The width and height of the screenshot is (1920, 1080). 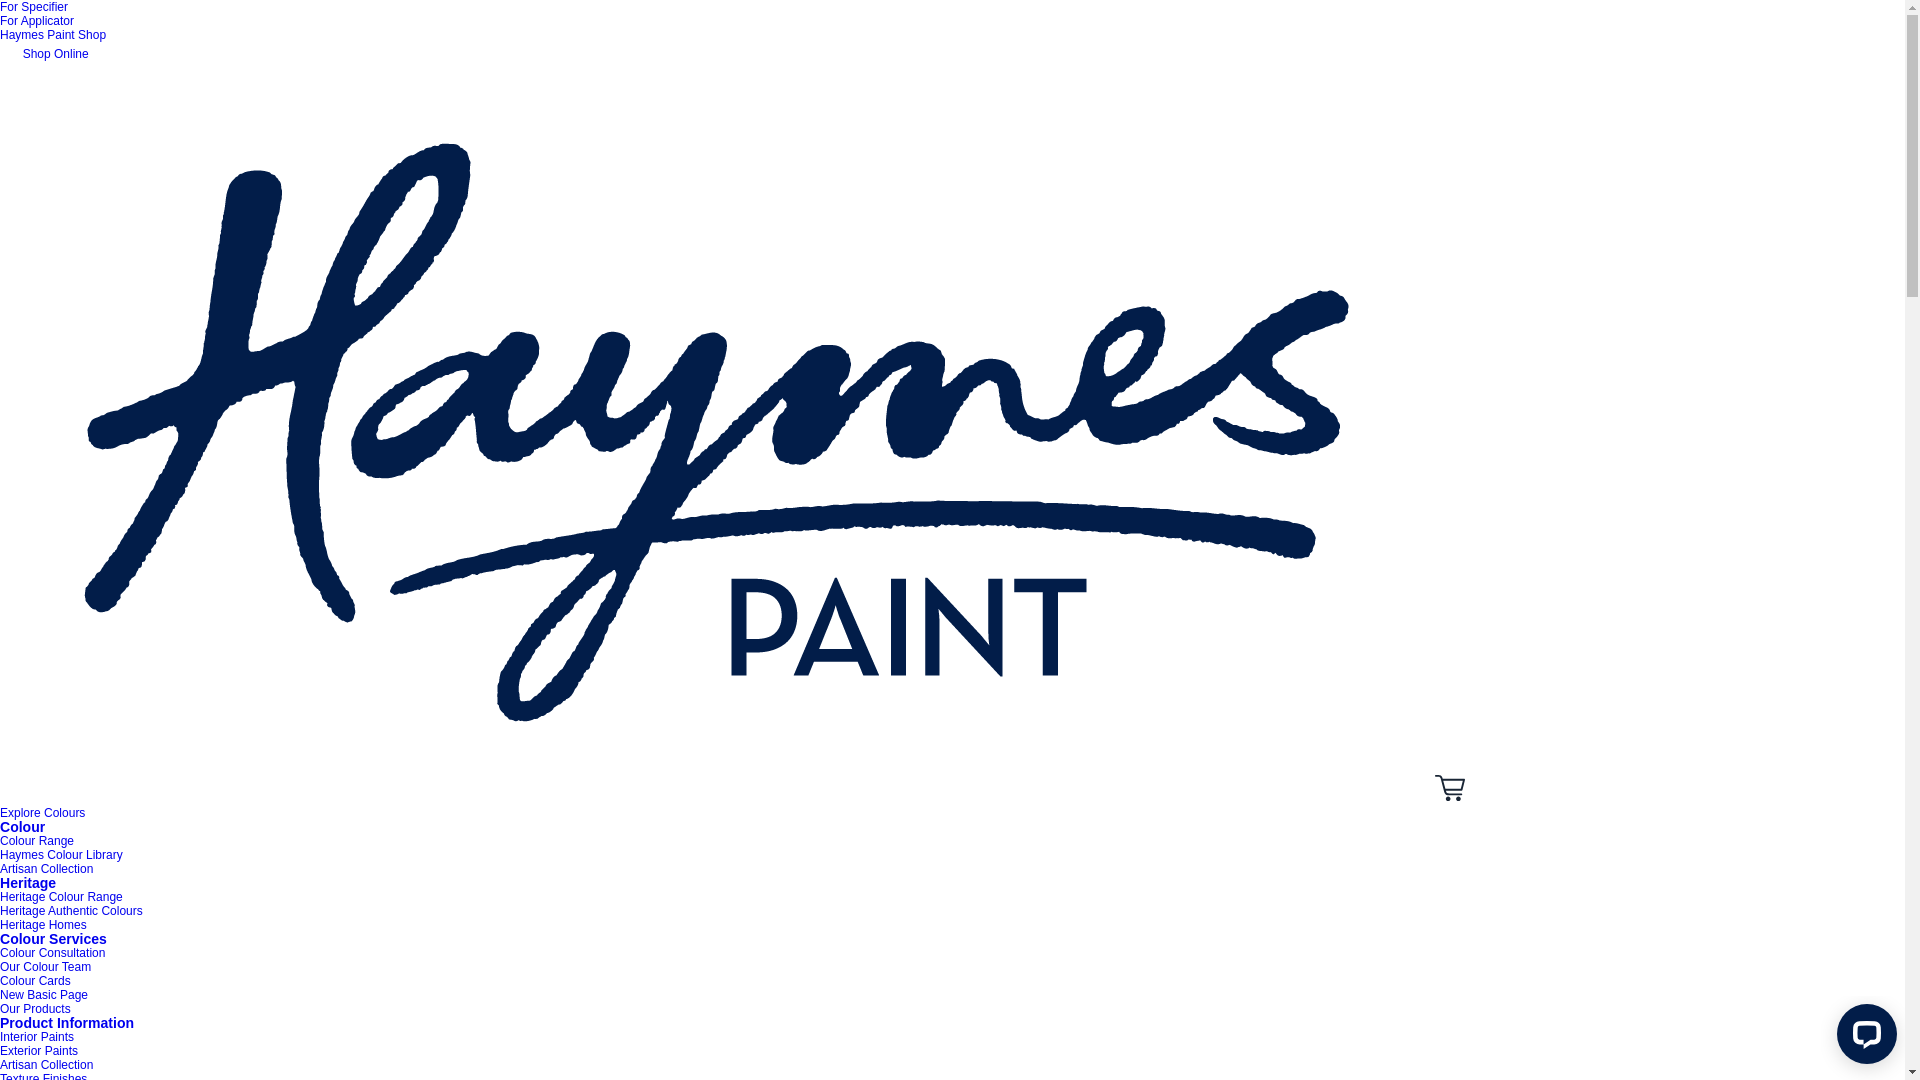 What do you see at coordinates (37, 840) in the screenshot?
I see `'Colour Range'` at bounding box center [37, 840].